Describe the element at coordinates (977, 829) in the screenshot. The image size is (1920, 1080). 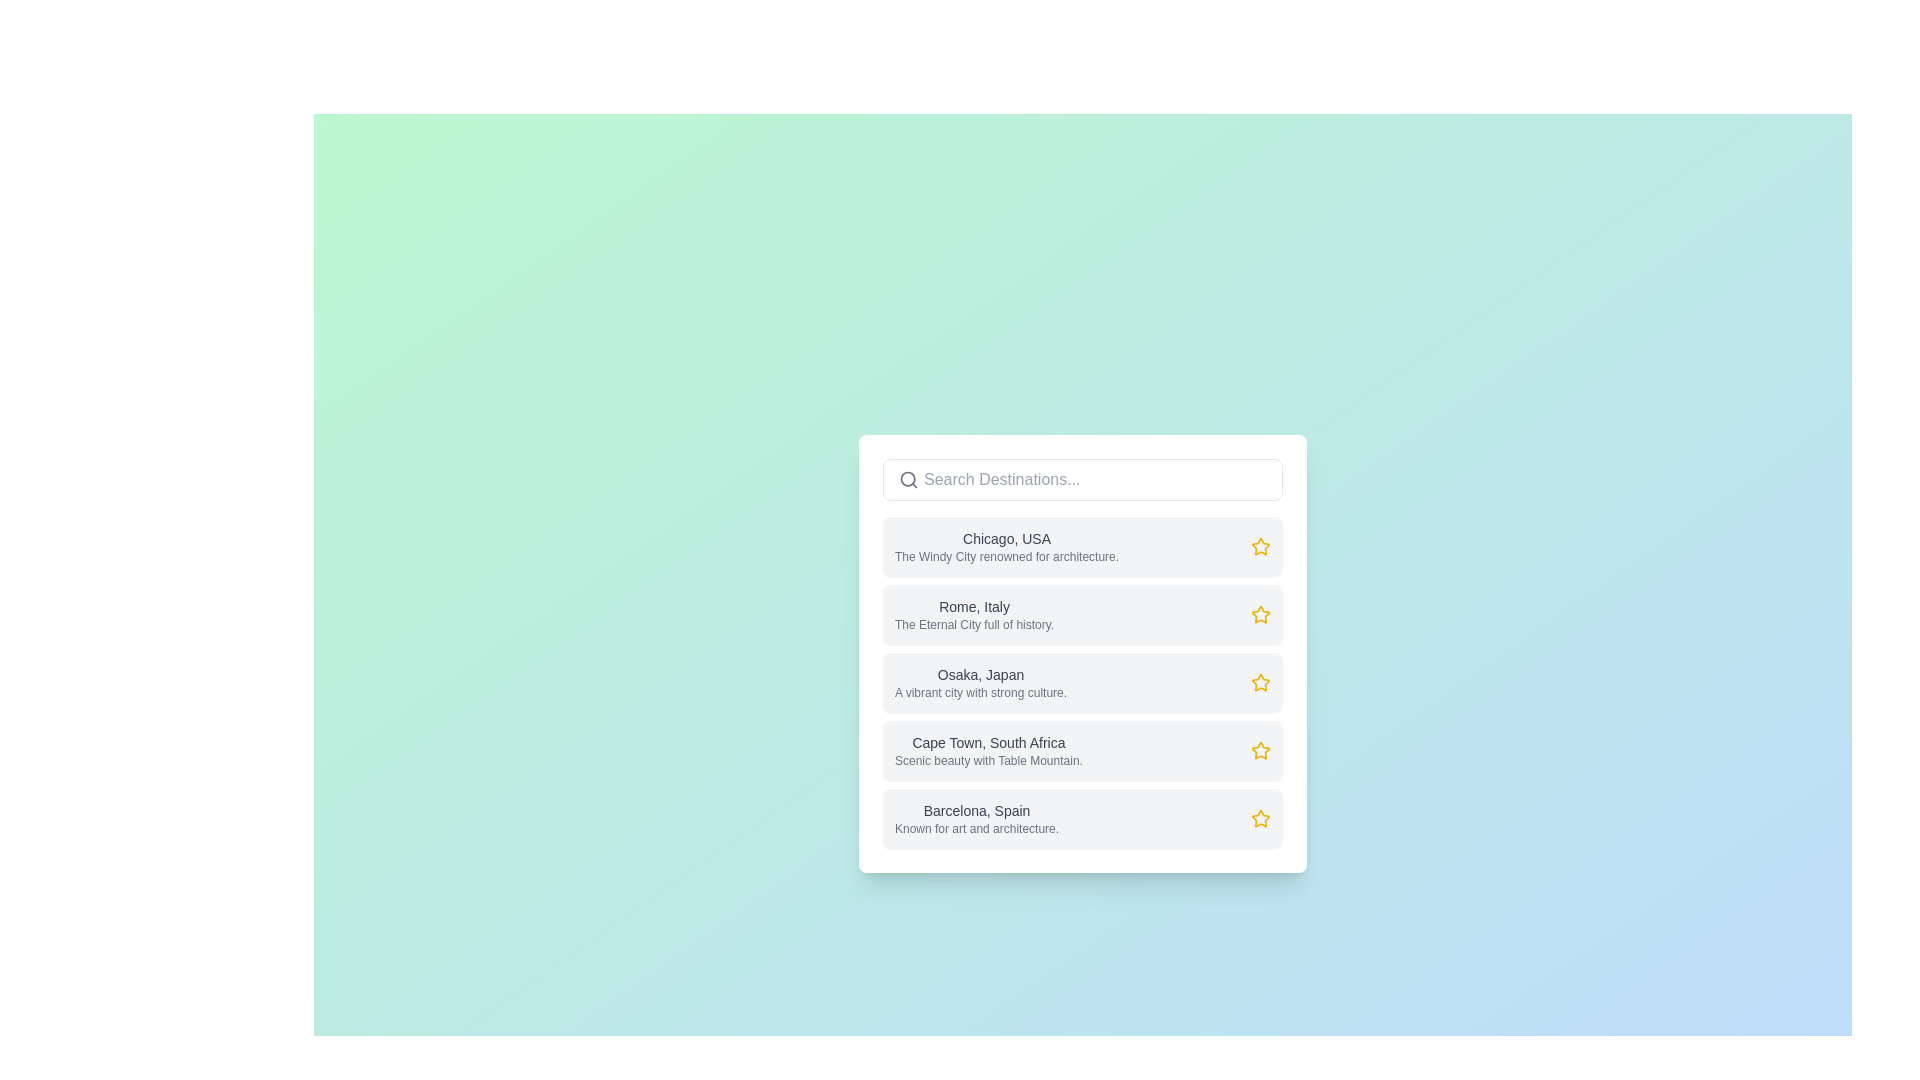
I see `the text label providing additional descriptive information about 'Barcelona, Spain', which is positioned immediately below the text 'Barcelona, Spain' within the list item` at that location.